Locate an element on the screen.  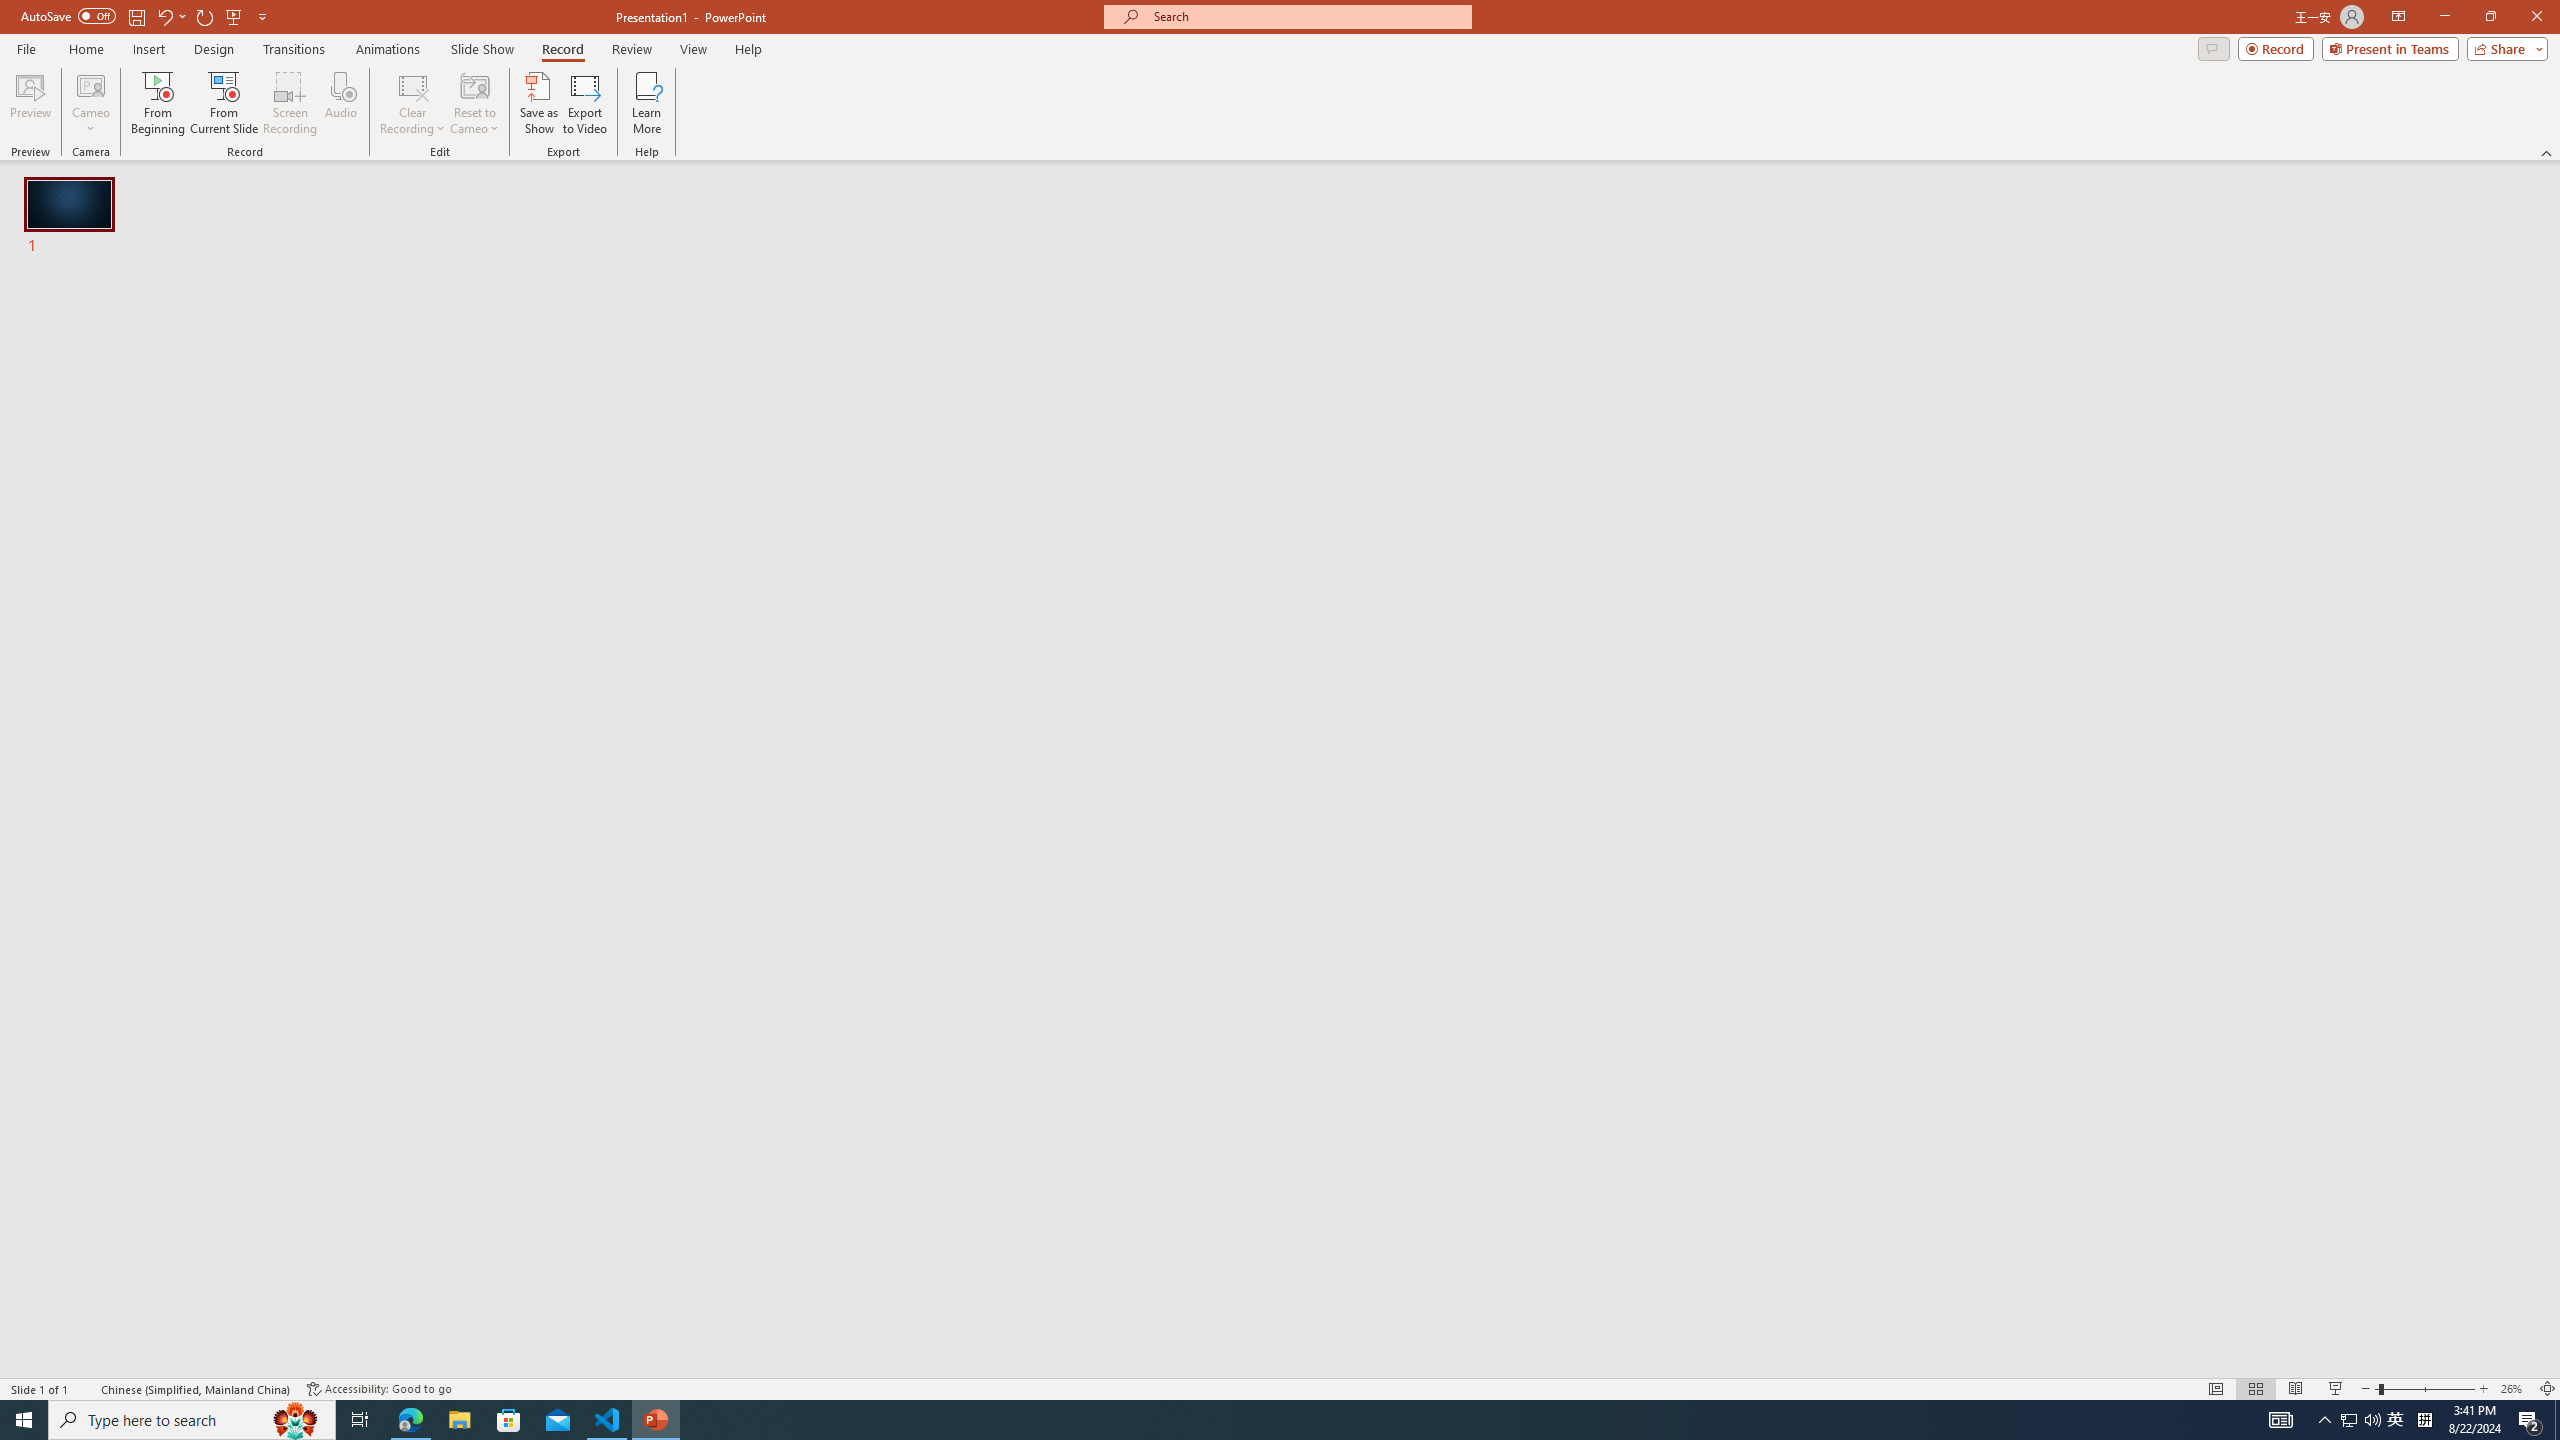
'Zoom Out' is located at coordinates (2376, 1389).